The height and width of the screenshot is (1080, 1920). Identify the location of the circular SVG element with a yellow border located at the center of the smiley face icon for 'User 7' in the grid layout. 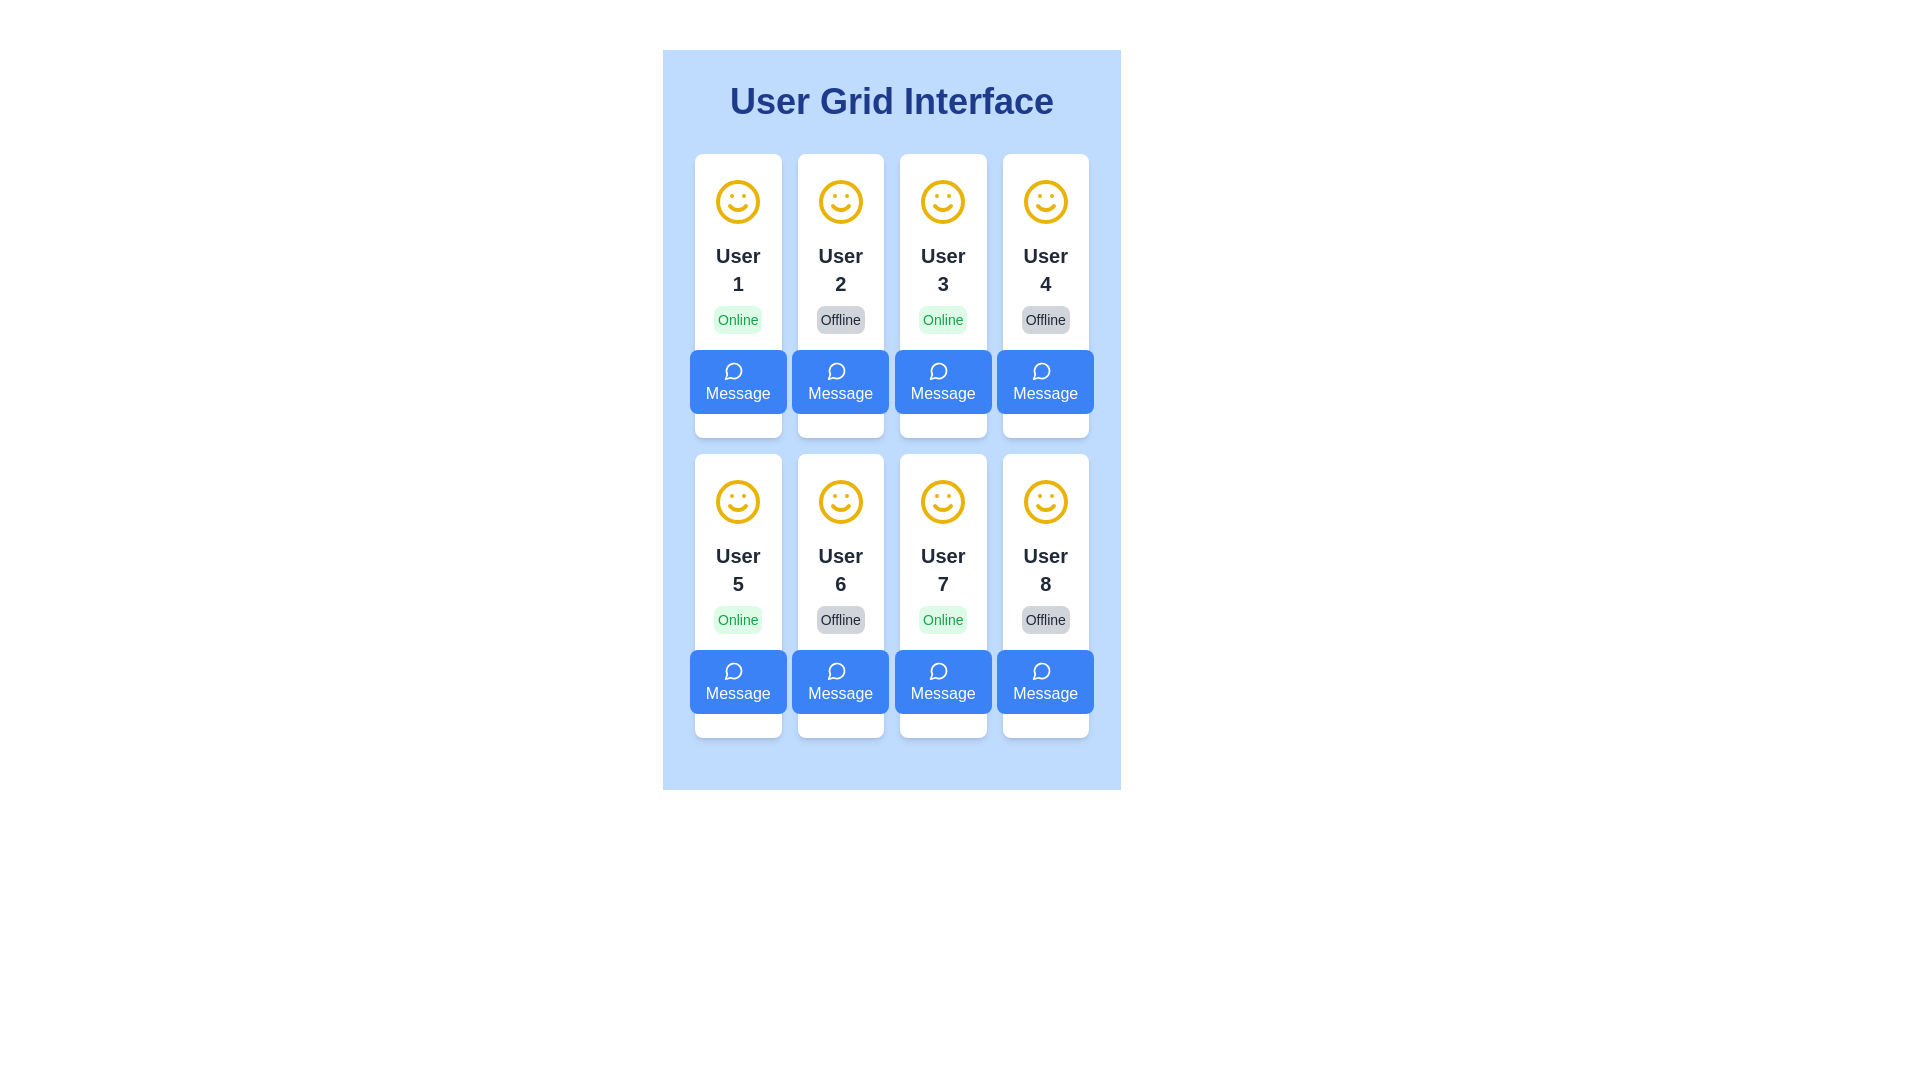
(942, 500).